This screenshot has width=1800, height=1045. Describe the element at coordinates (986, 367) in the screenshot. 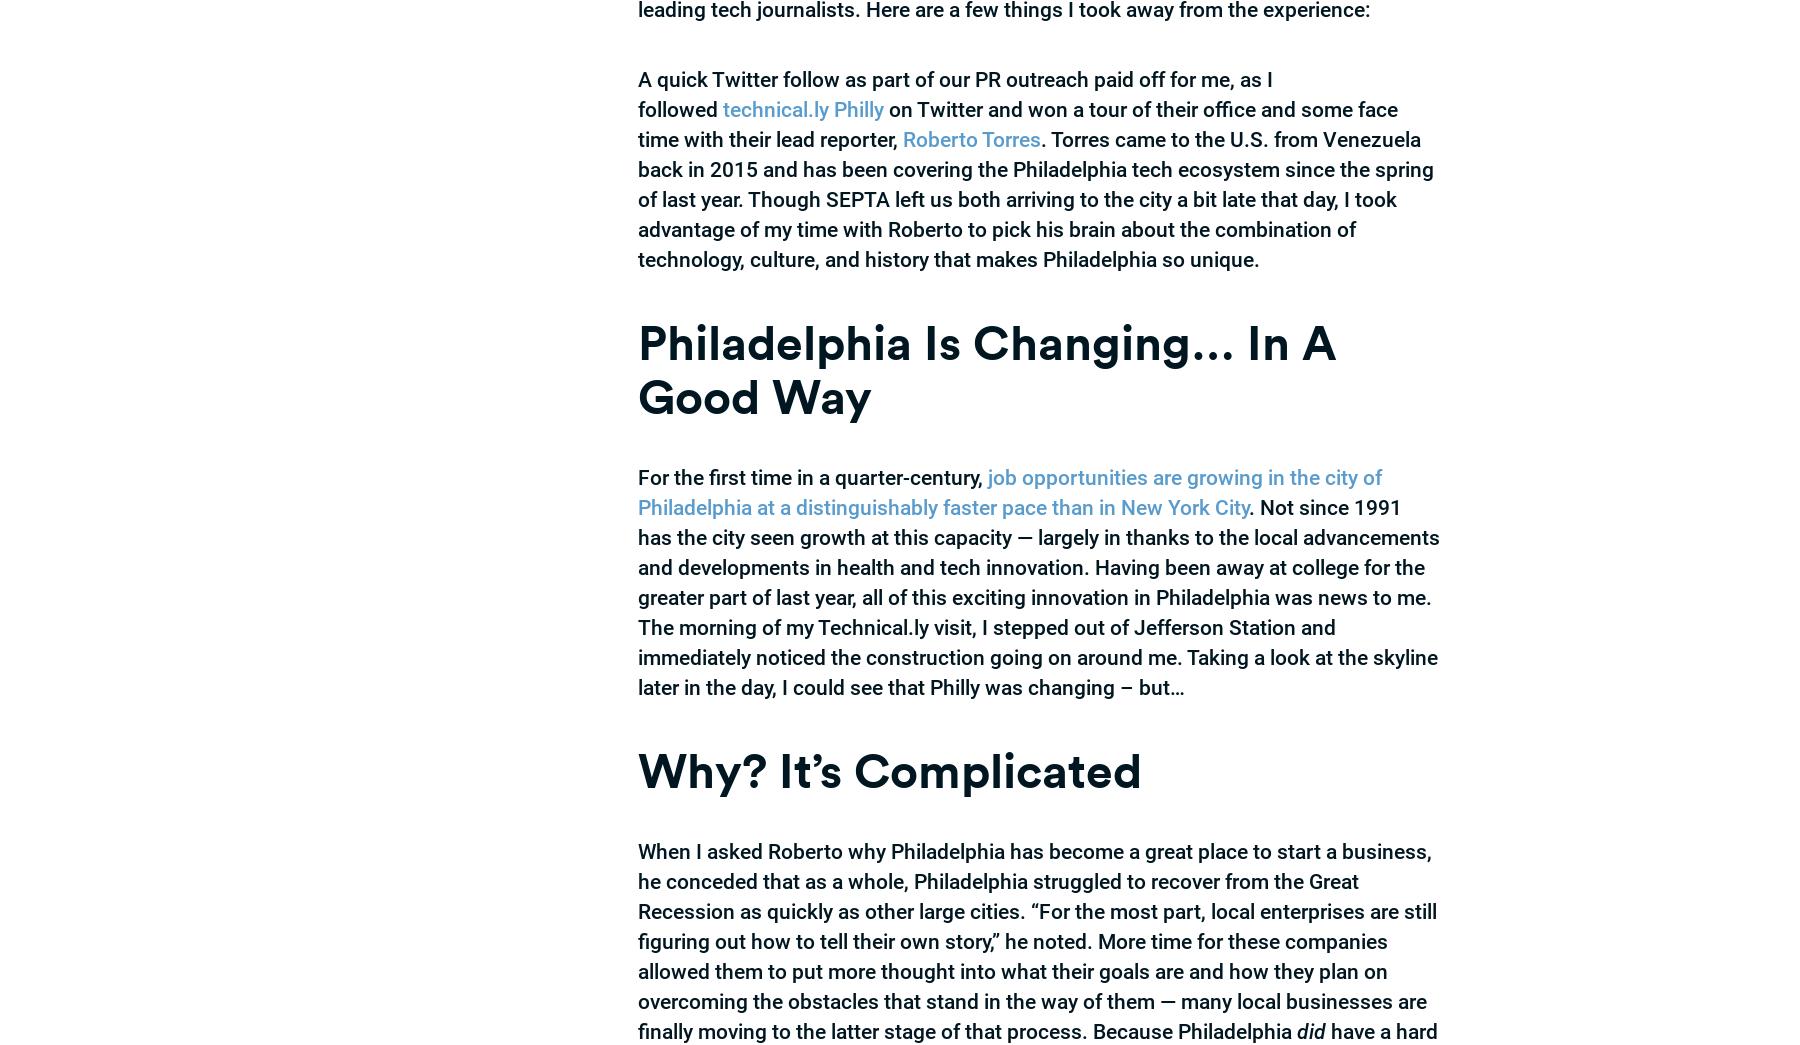

I see `'Philadelphia Is Changing… In A Good Way'` at that location.